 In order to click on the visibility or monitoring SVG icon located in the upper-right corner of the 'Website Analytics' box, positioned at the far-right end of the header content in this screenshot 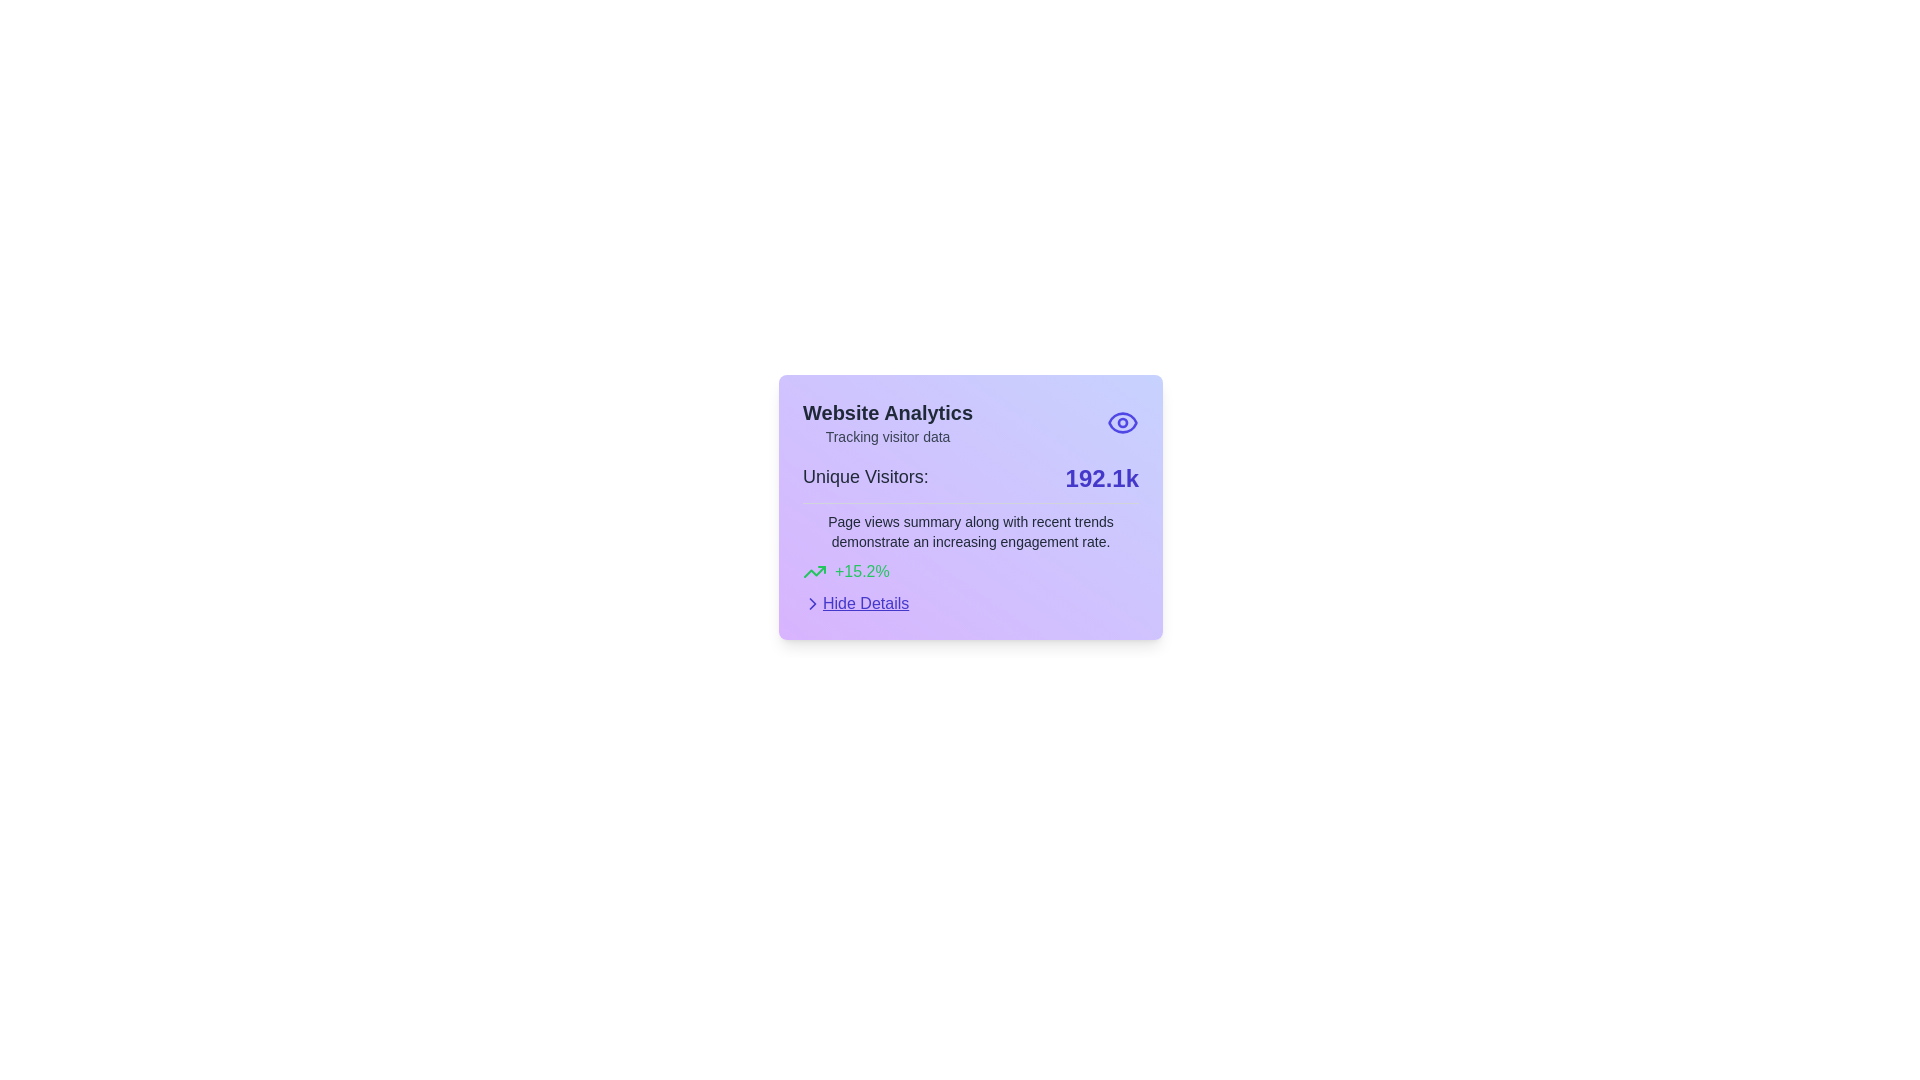, I will do `click(1123, 422)`.